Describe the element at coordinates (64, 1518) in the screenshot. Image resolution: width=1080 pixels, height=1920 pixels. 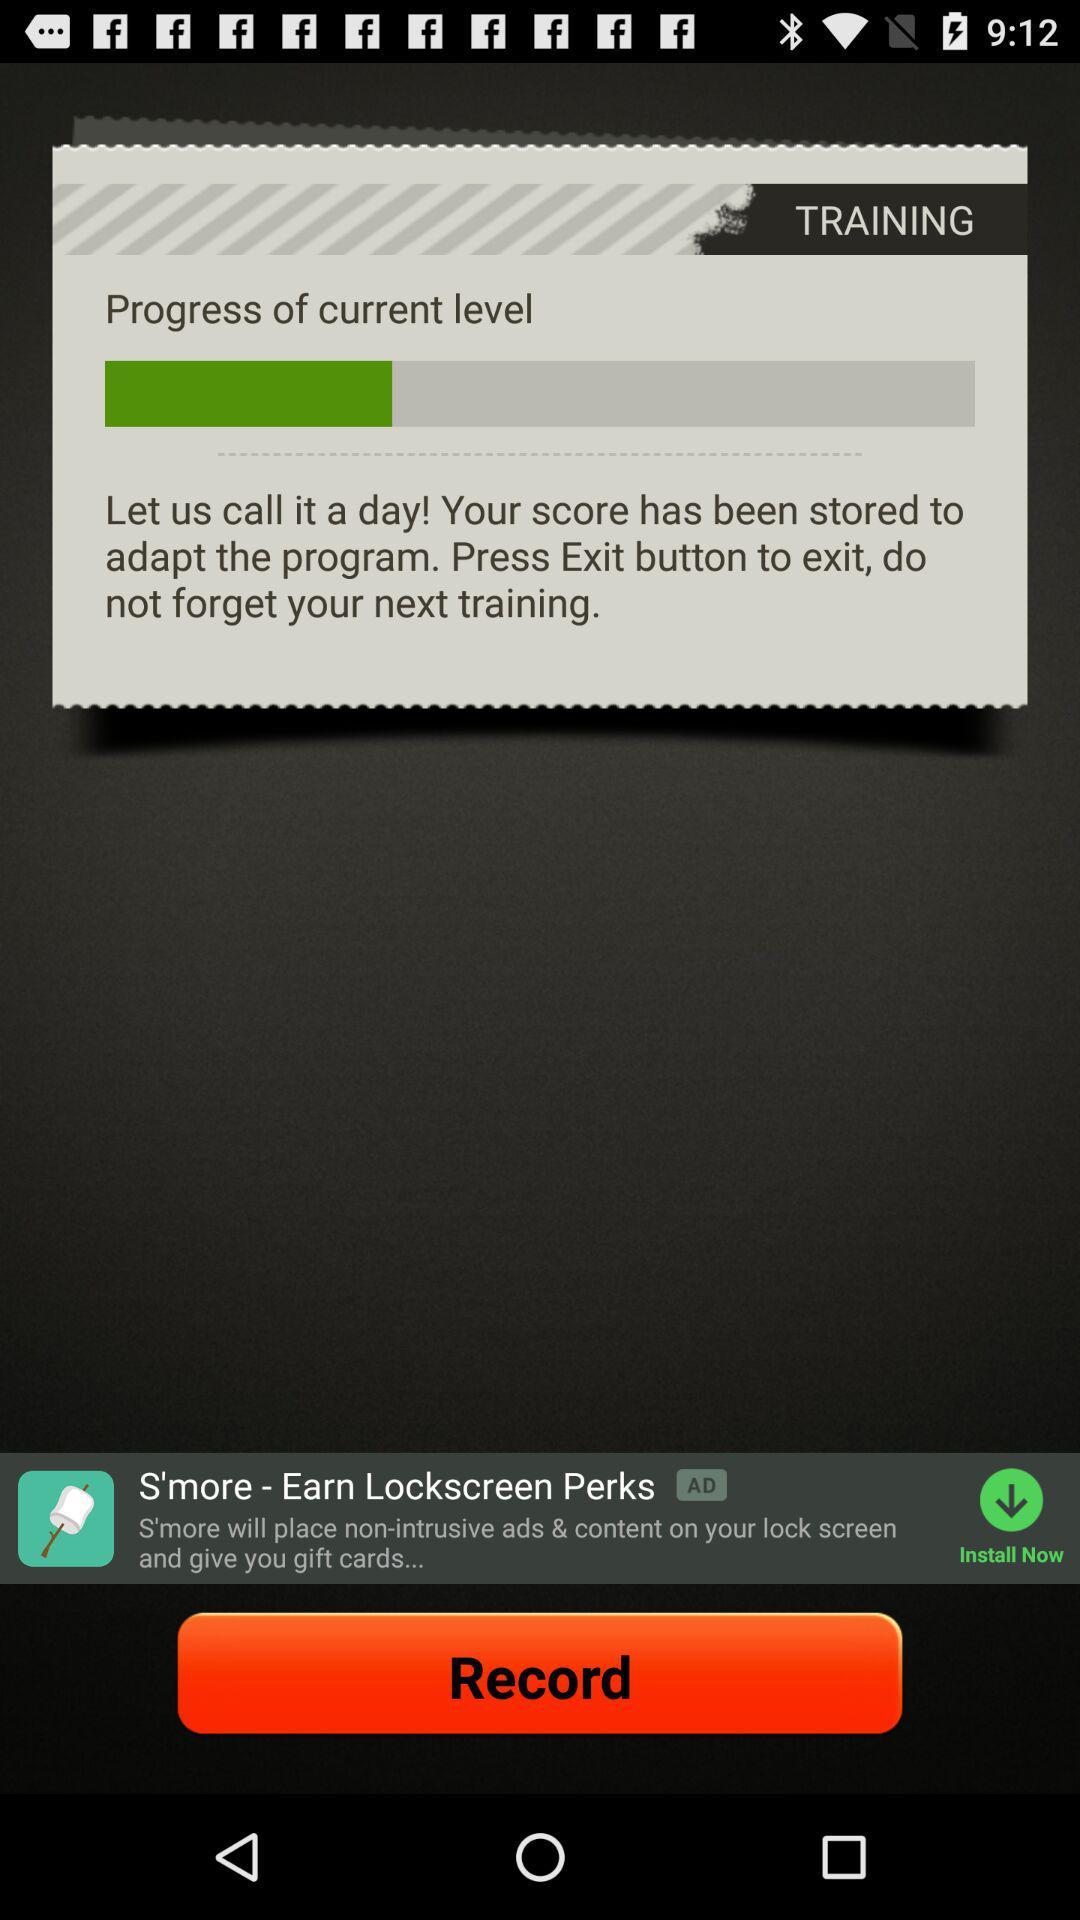
I see `advertisement` at that location.